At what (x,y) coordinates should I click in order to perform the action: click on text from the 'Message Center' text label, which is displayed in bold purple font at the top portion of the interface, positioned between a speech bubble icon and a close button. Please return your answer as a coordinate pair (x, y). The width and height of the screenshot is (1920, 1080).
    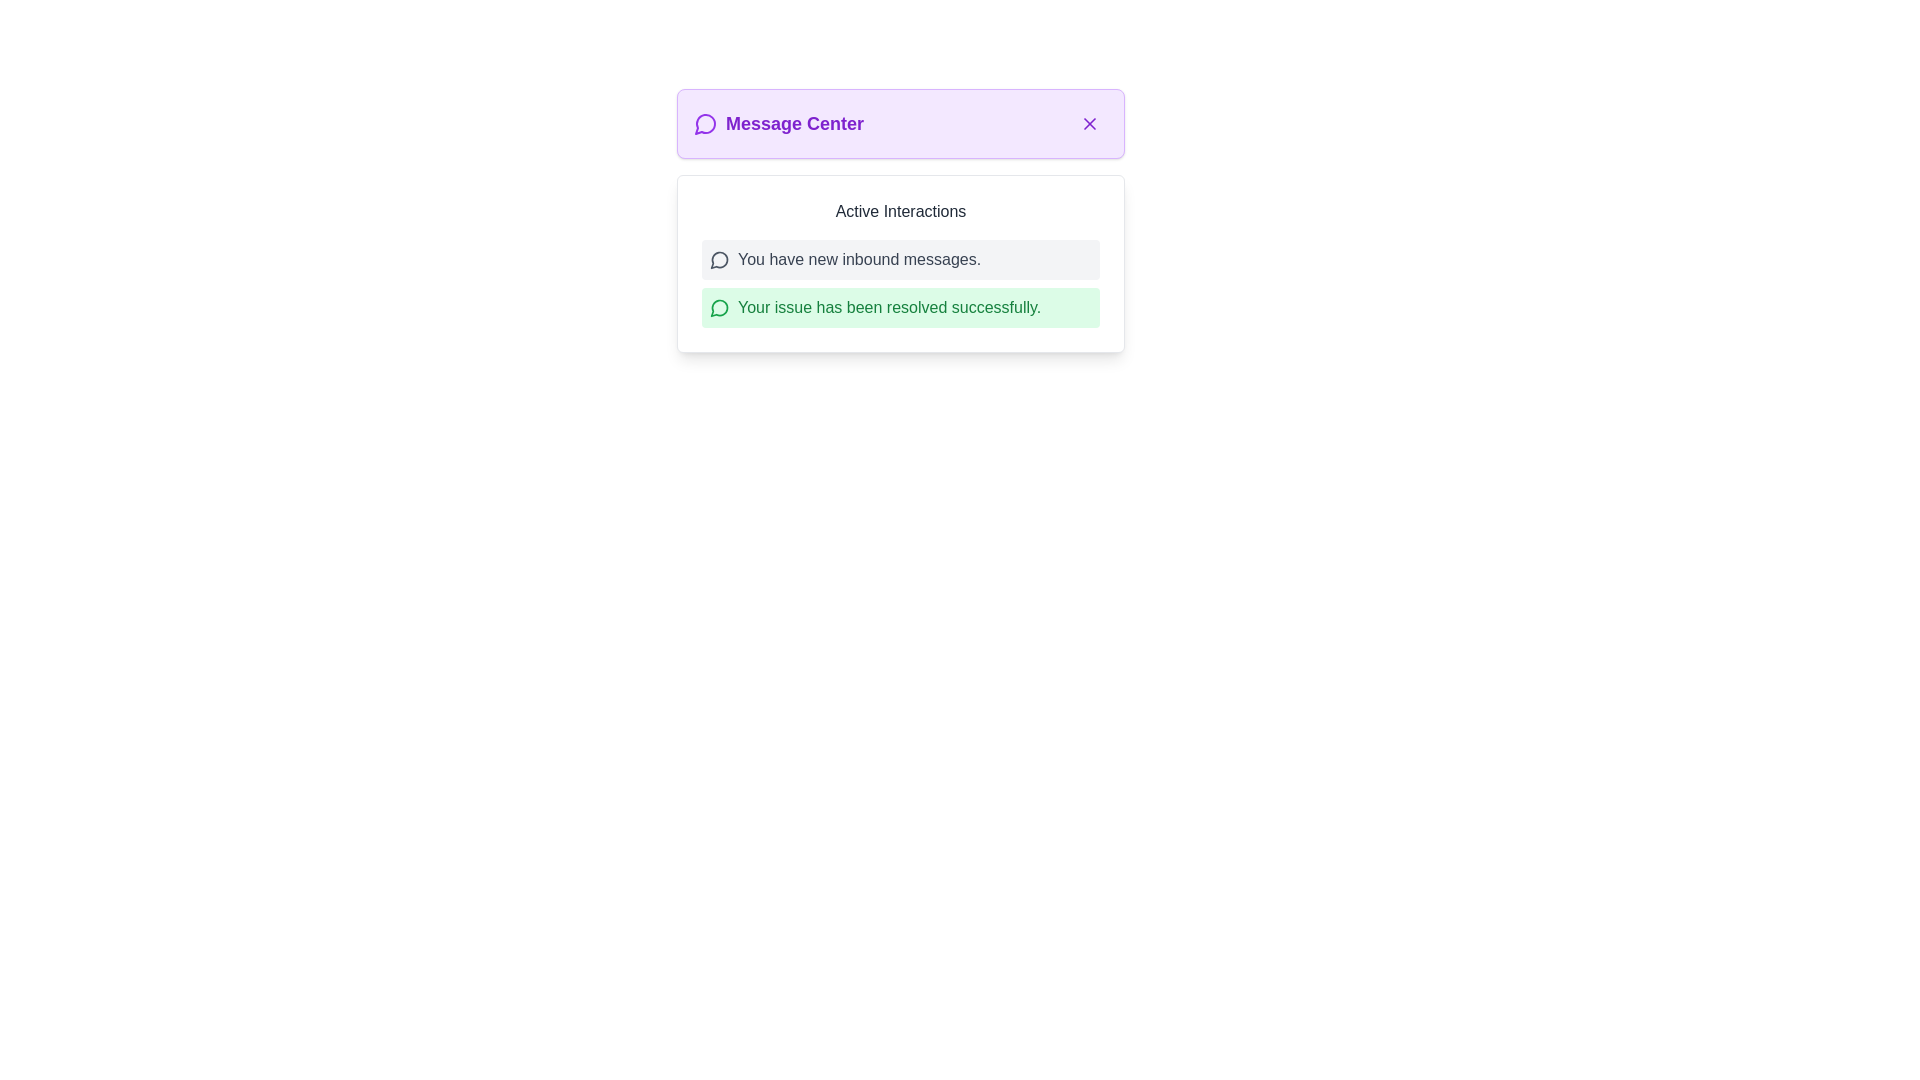
    Looking at the image, I should click on (794, 123).